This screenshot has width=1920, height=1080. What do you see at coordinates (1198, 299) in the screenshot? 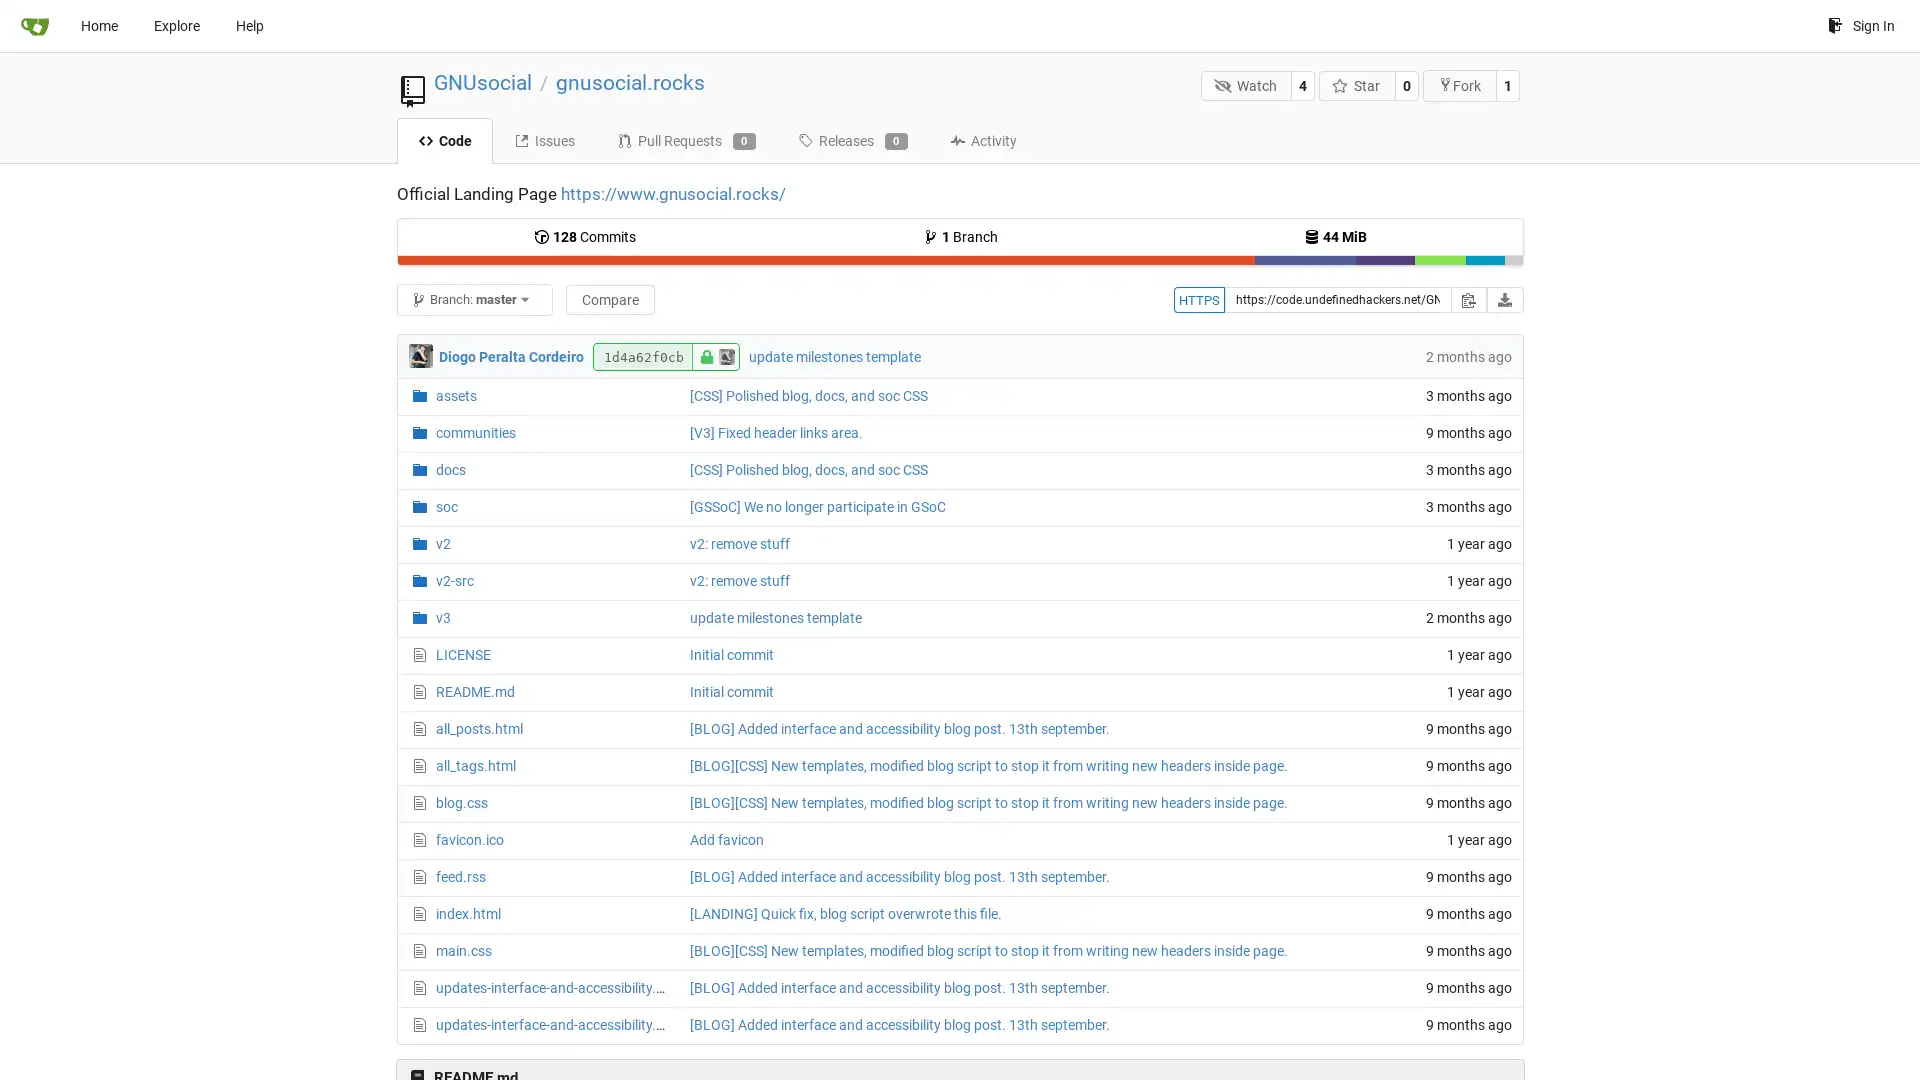
I see `HTTPS` at bounding box center [1198, 299].